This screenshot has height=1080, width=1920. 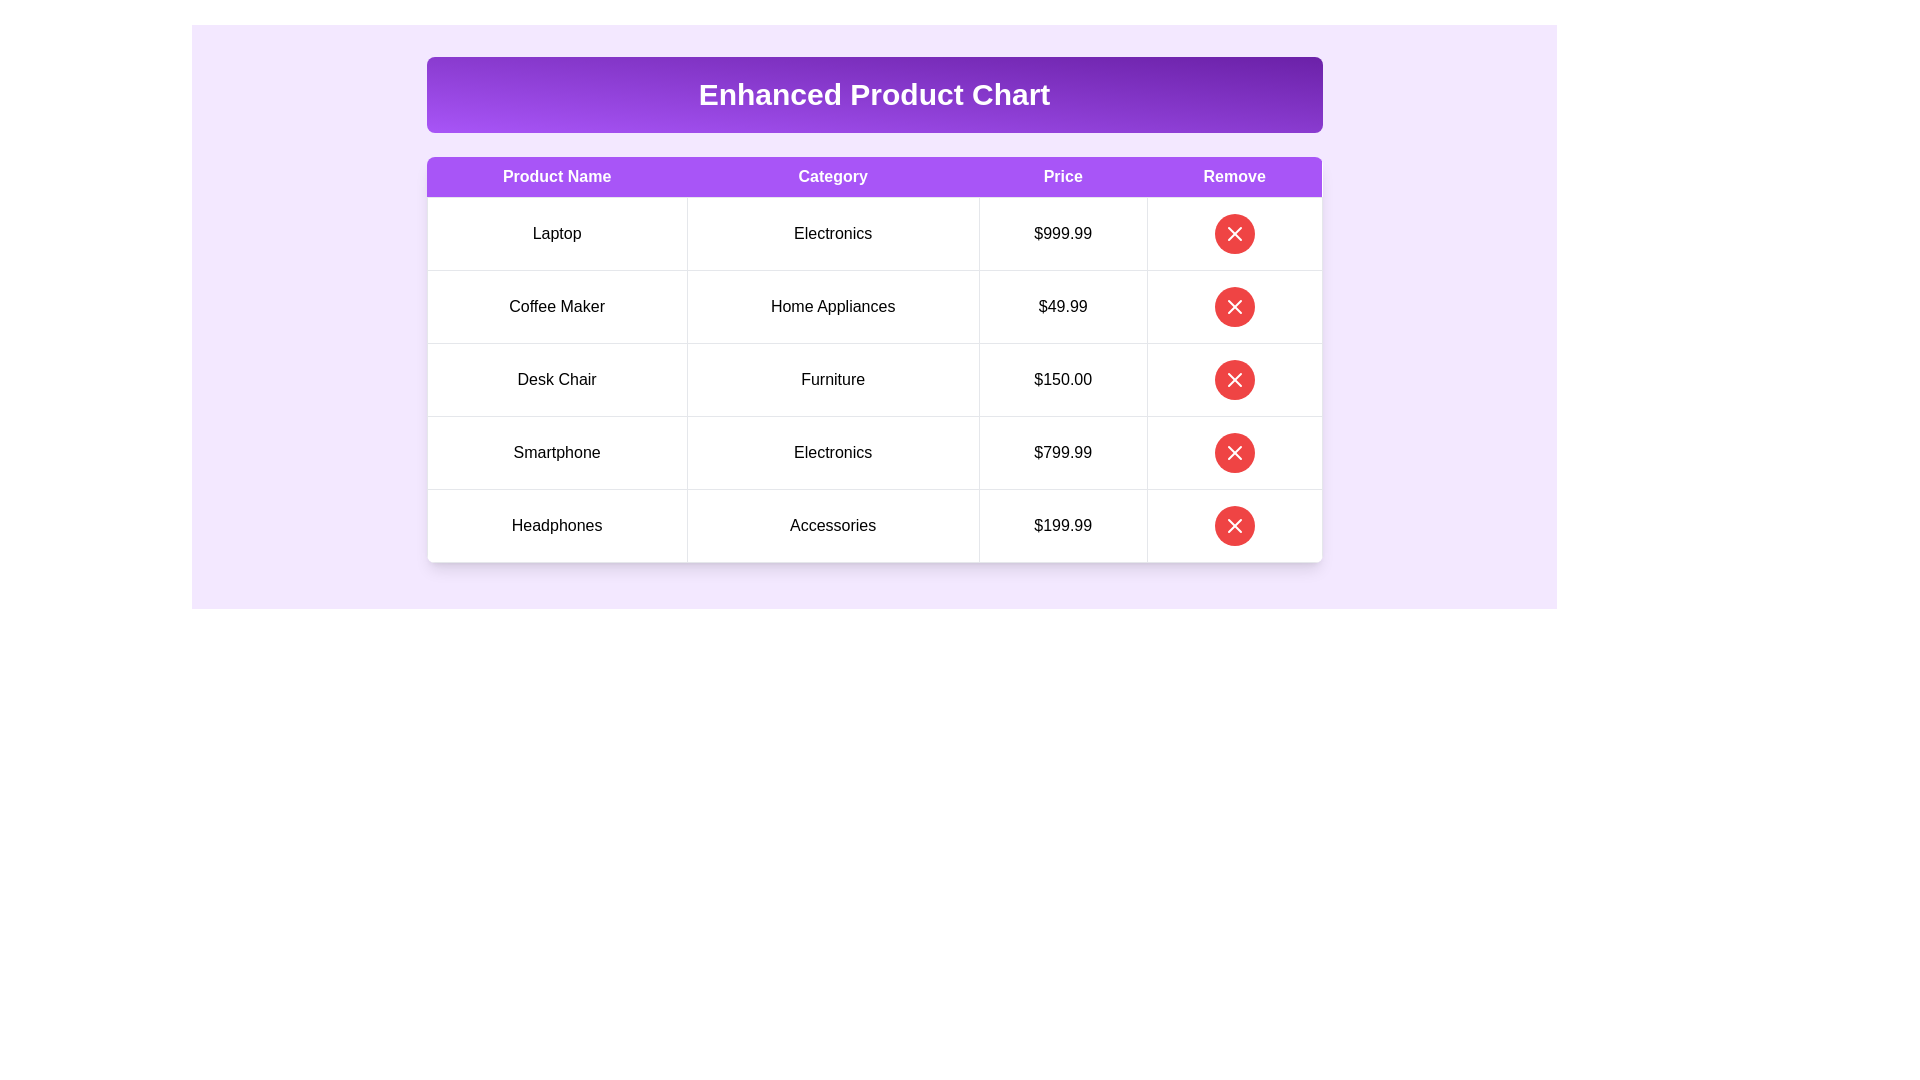 I want to click on the 'Electronics' text label, which categorizes the product 'Laptop', so click(x=833, y=233).